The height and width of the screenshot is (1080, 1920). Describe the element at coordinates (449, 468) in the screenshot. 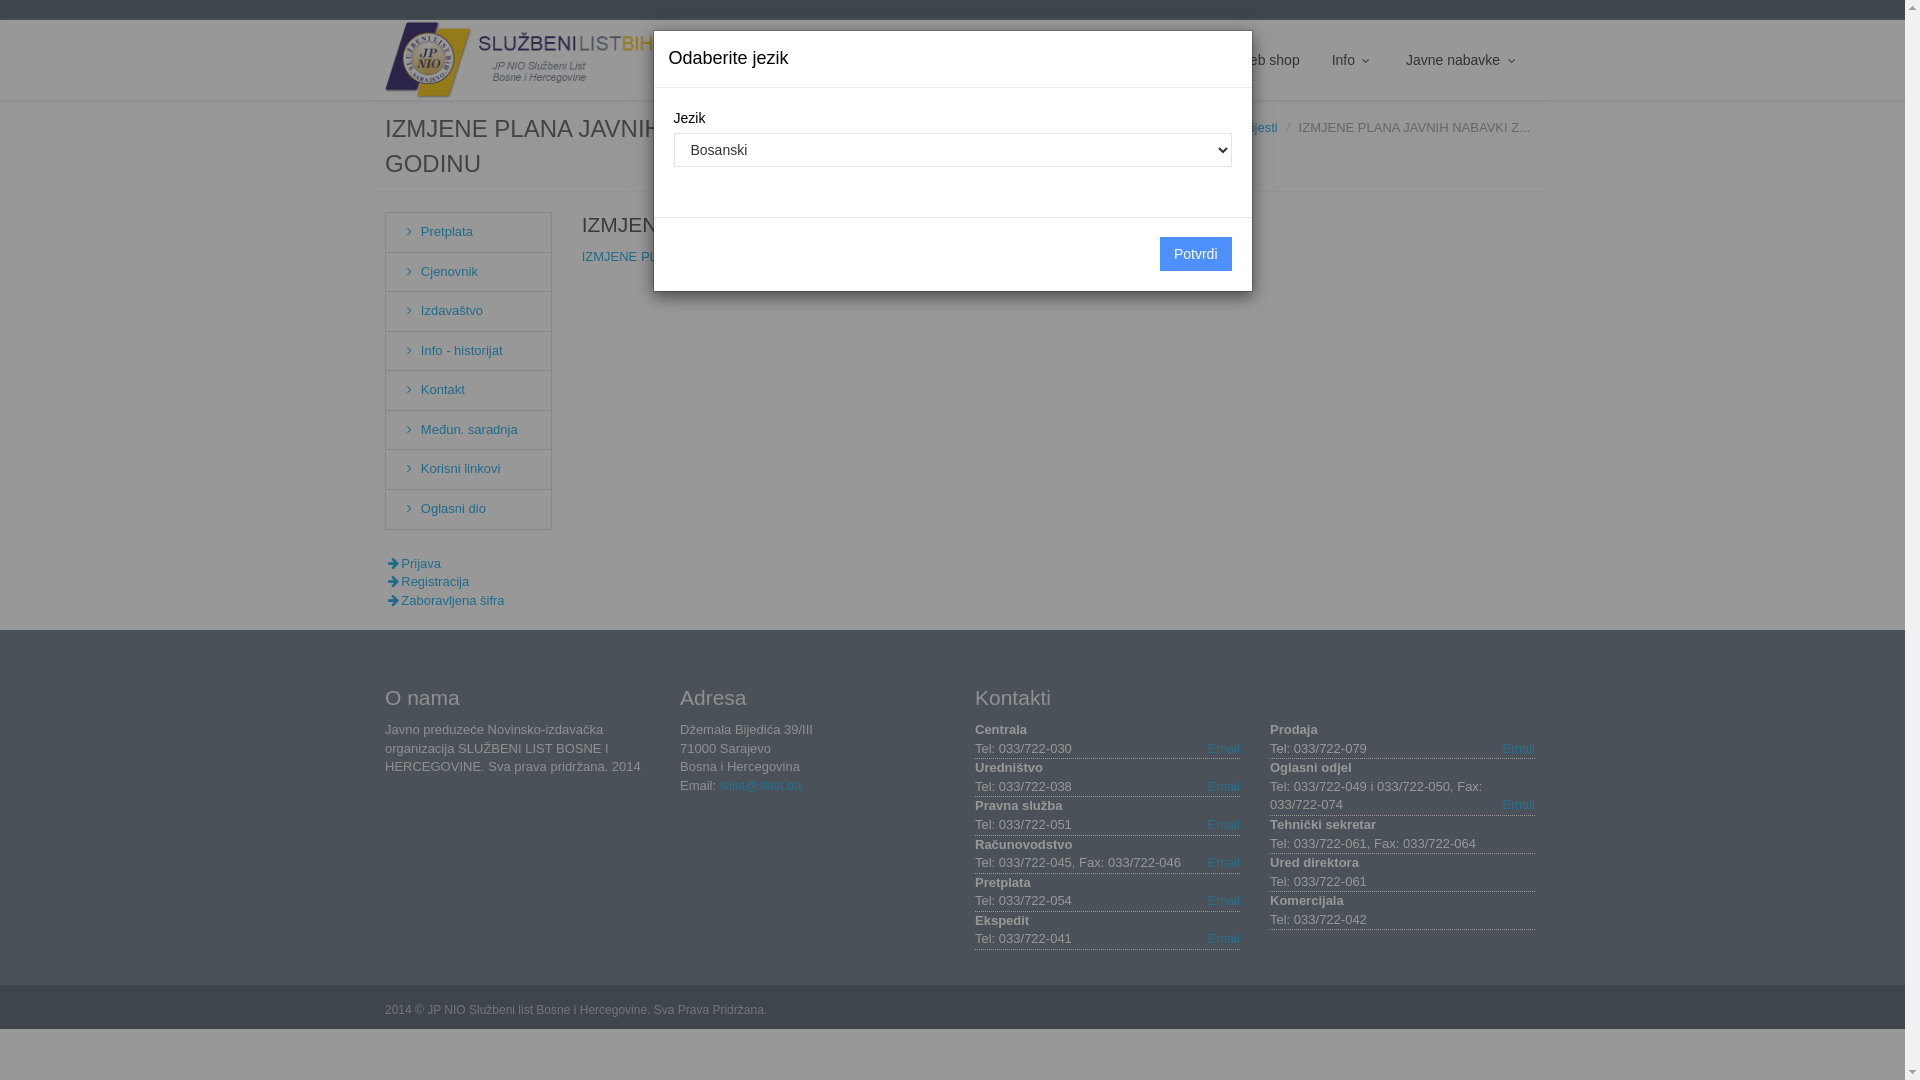

I see `'Korisni linkovi'` at that location.